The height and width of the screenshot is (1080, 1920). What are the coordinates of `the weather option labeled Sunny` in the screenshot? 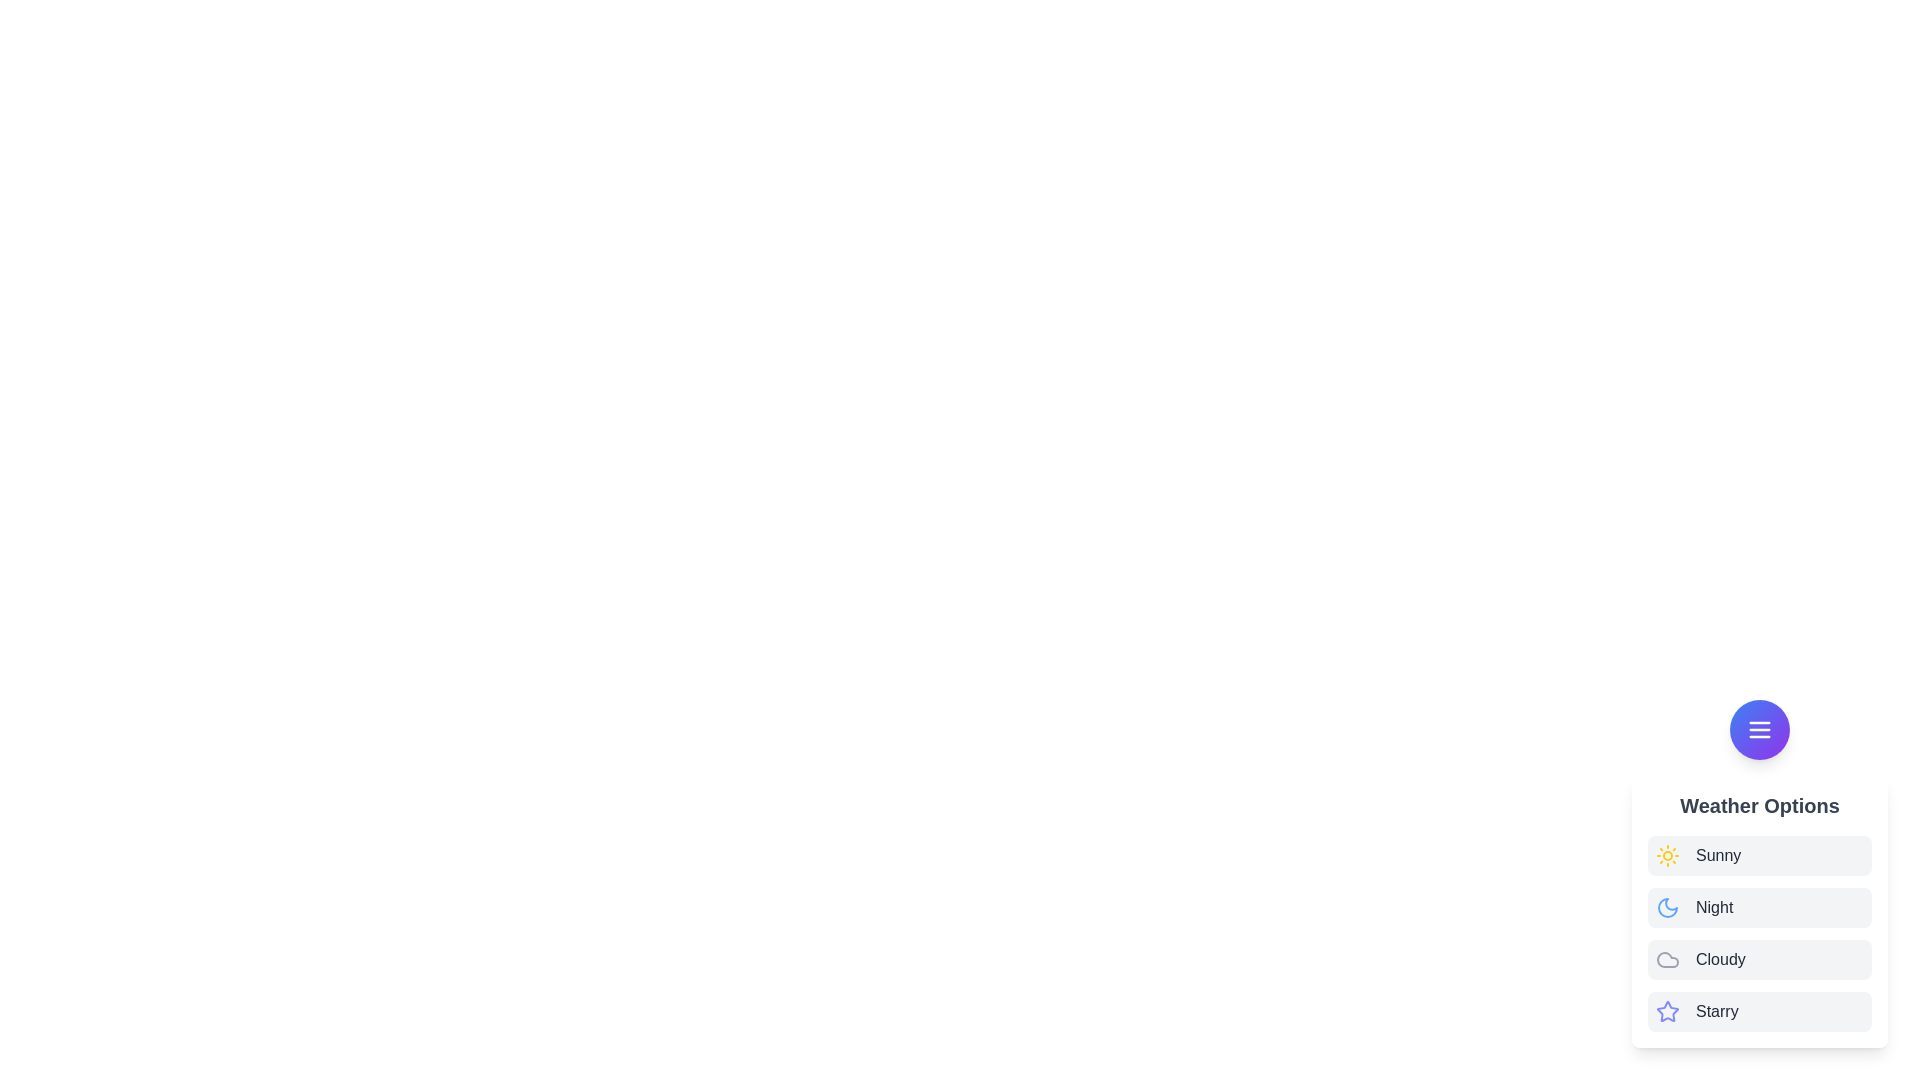 It's located at (1717, 855).